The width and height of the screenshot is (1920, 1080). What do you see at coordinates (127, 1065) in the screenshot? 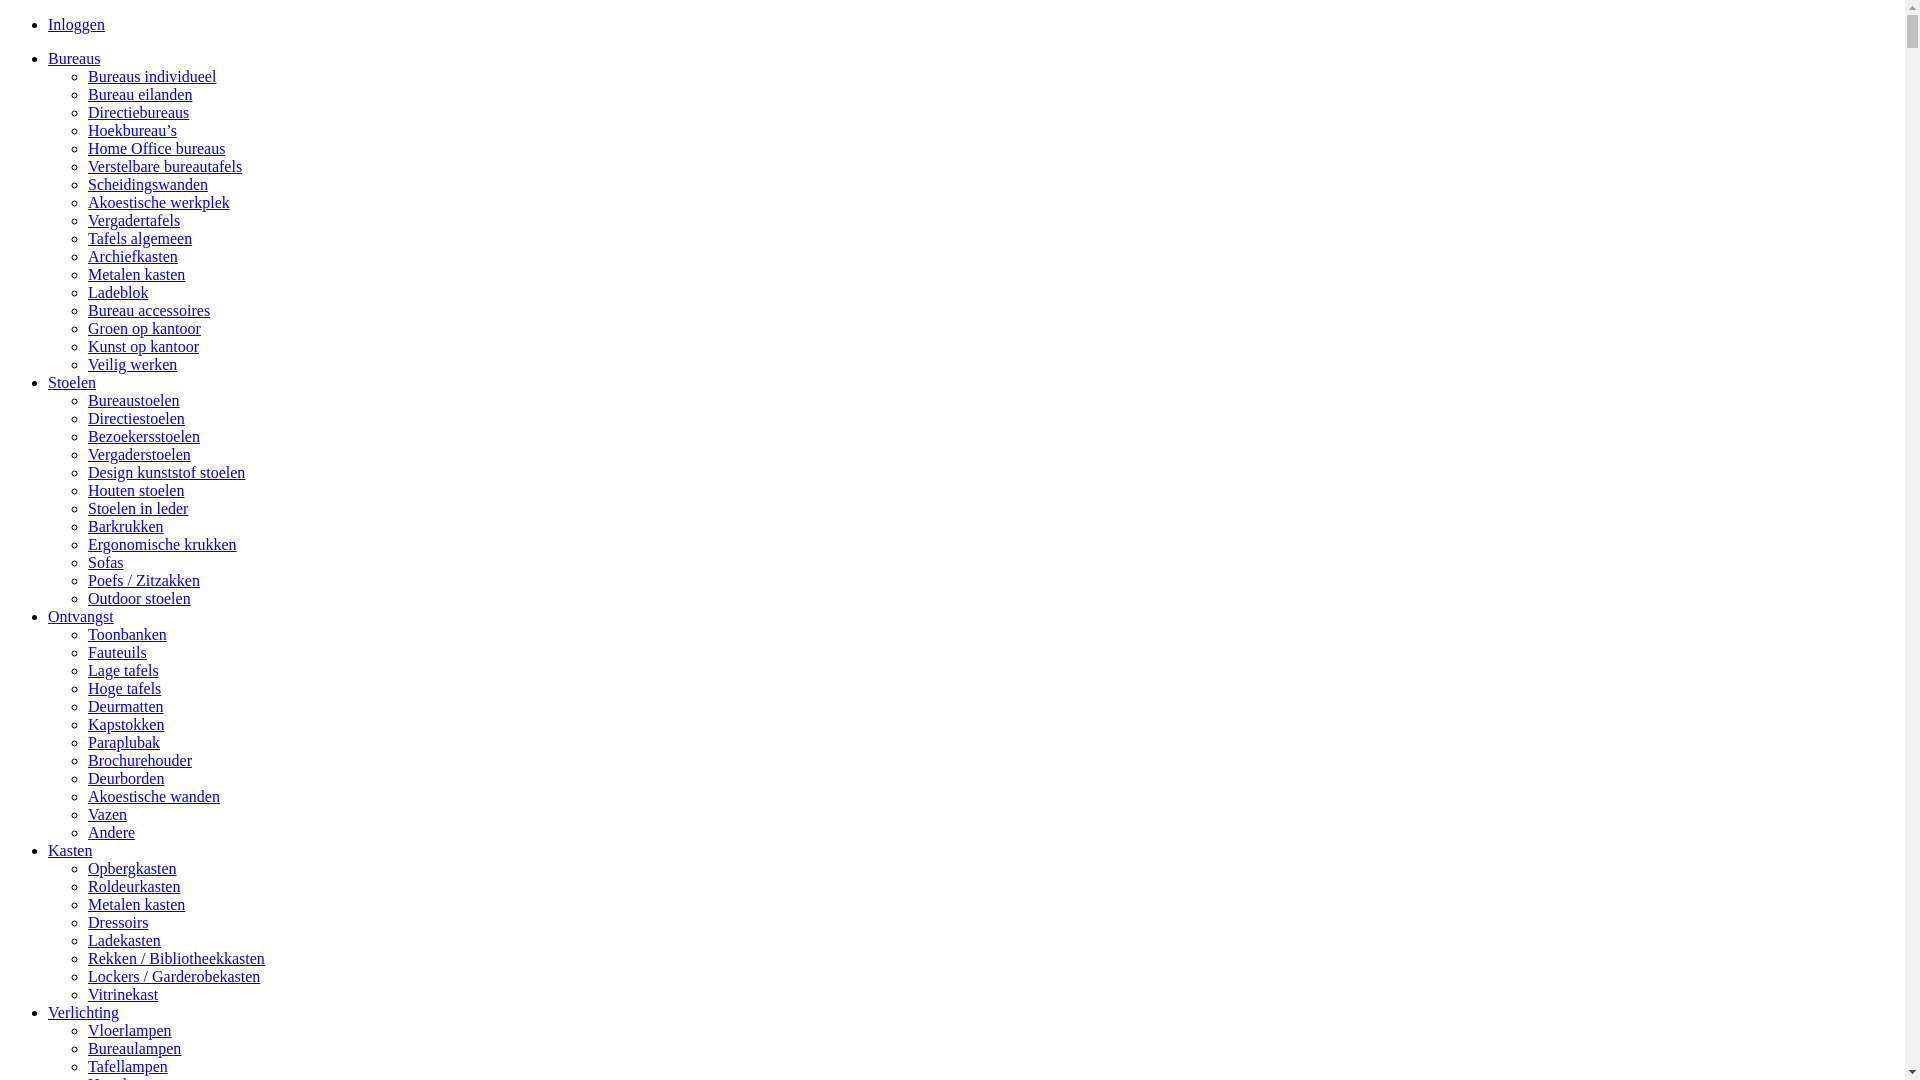
I see `'Tafellampen'` at bounding box center [127, 1065].